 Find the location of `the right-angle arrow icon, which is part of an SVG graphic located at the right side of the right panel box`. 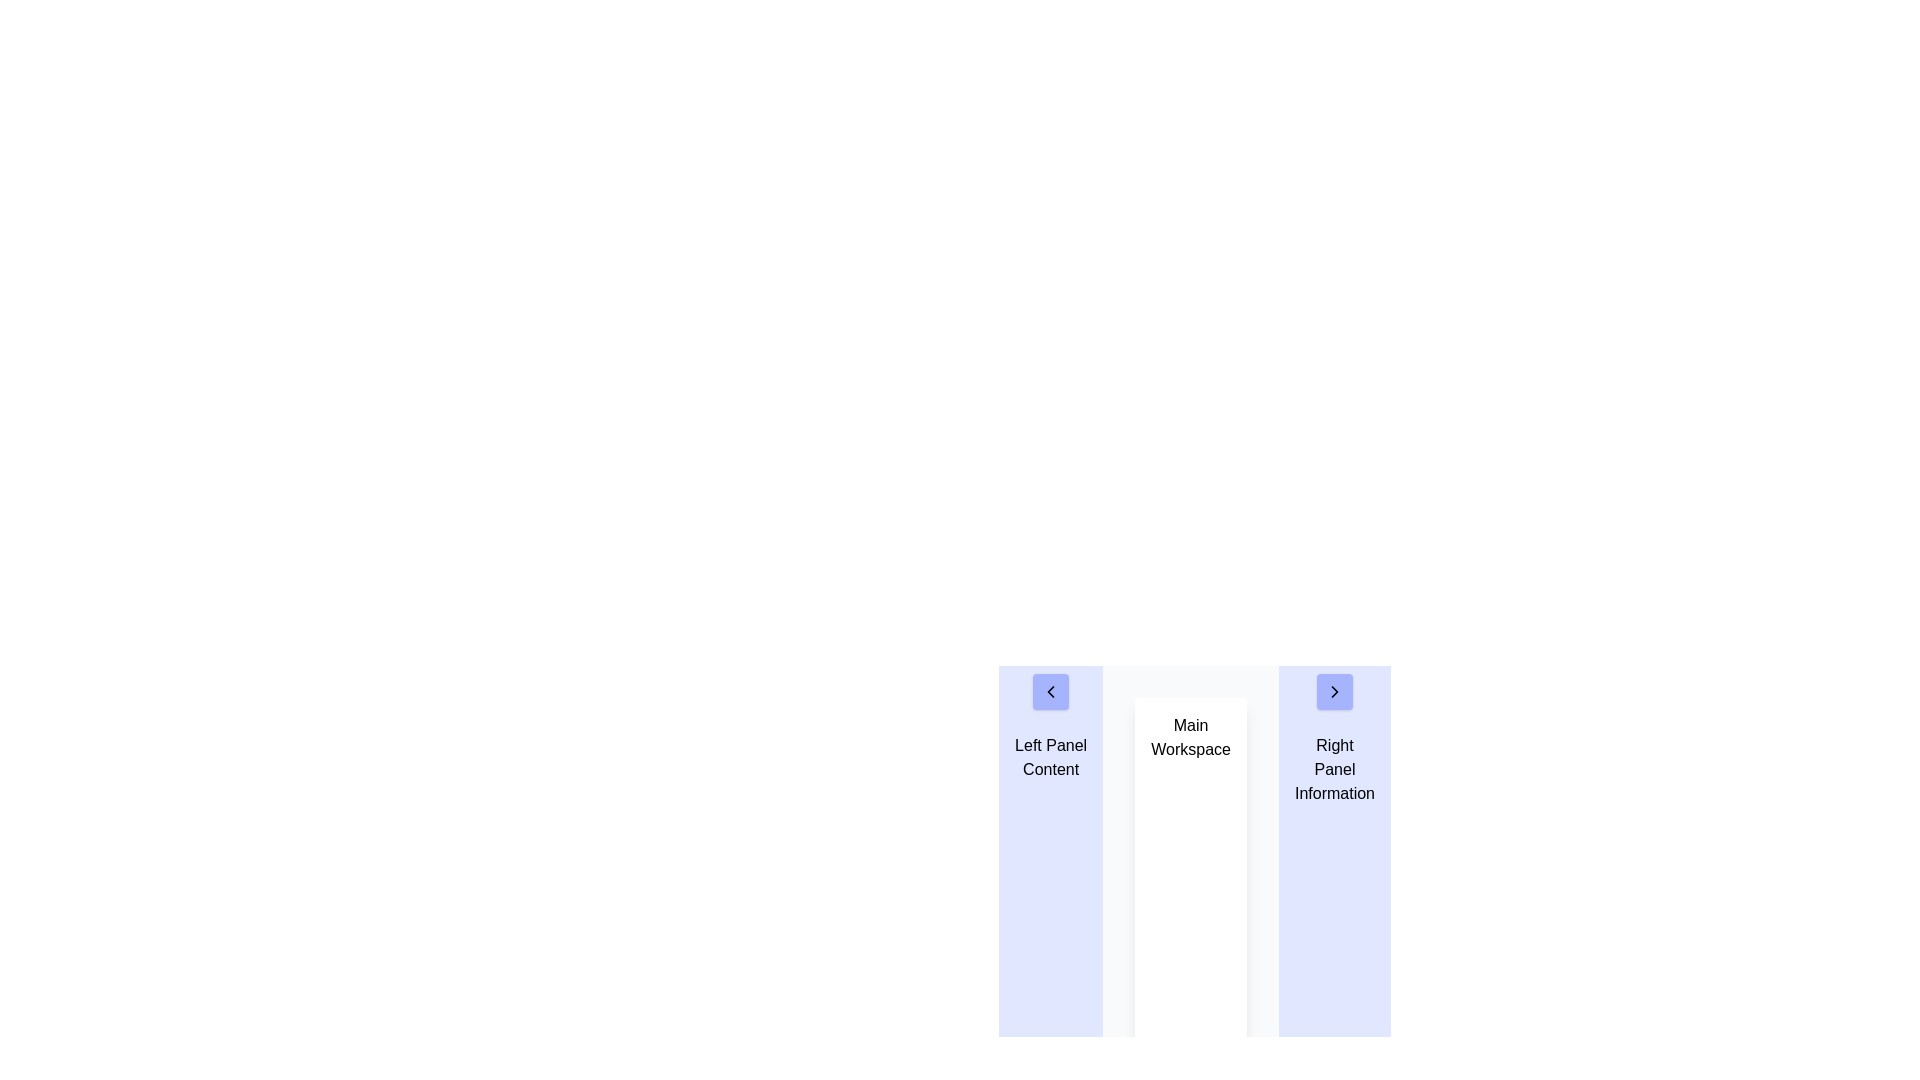

the right-angle arrow icon, which is part of an SVG graphic located at the right side of the right panel box is located at coordinates (1334, 690).